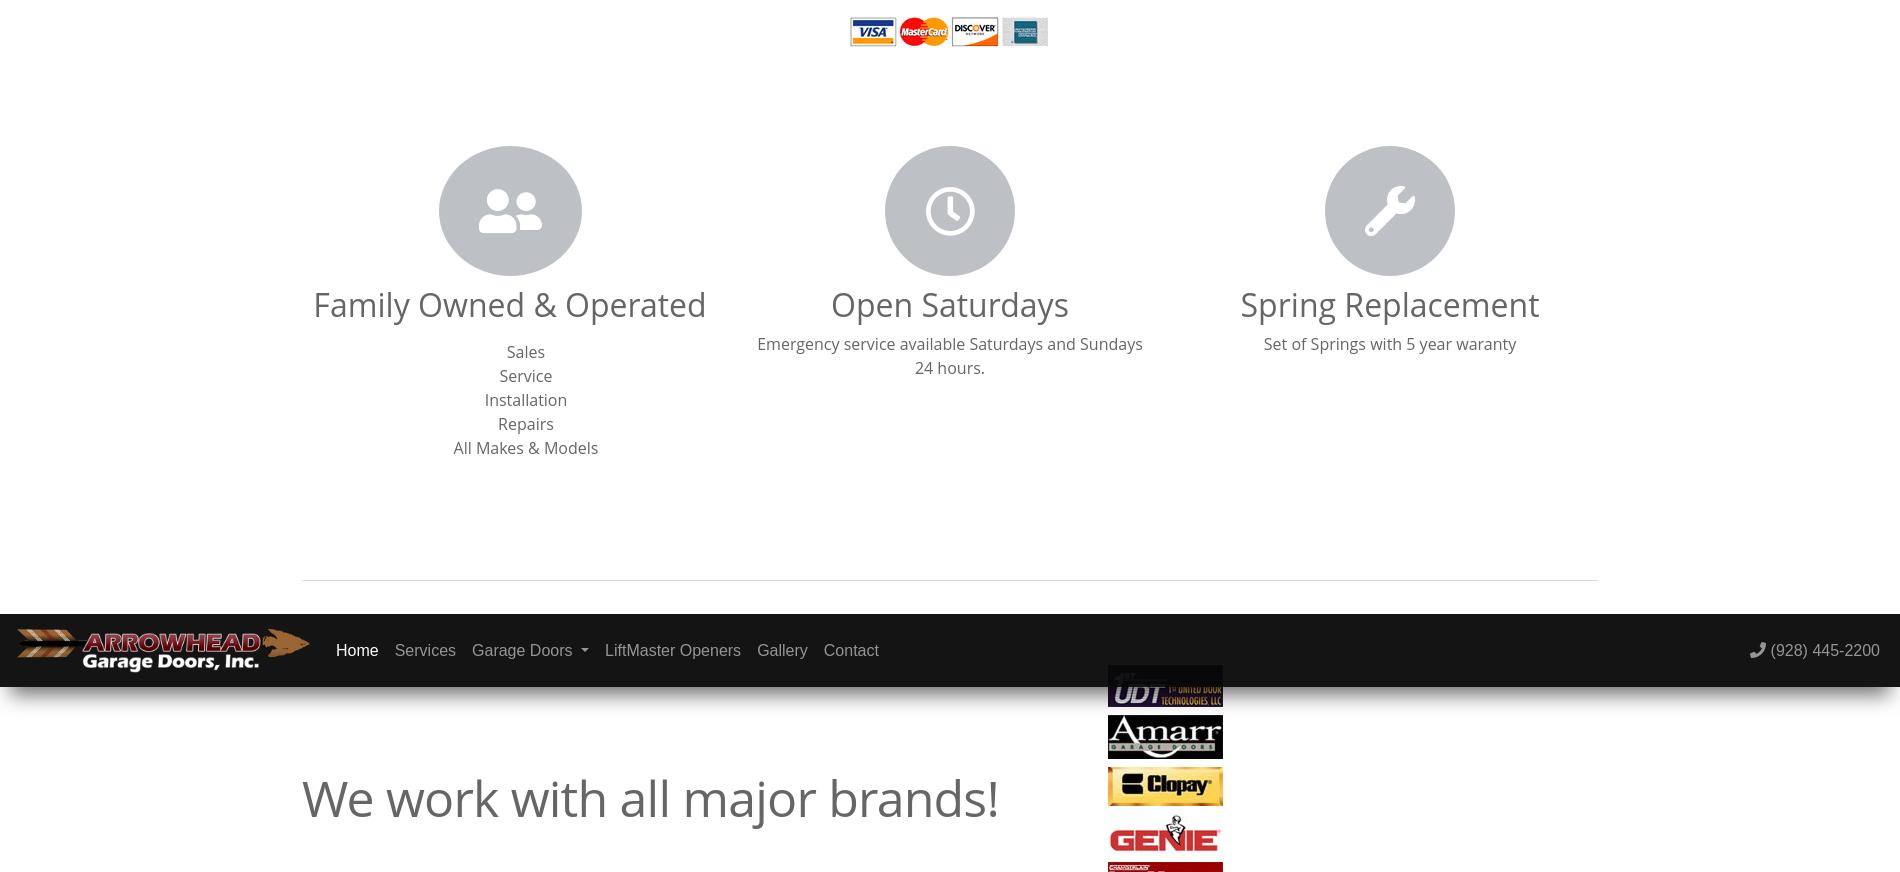  I want to click on 'Contact Us', so click(1346, 86).